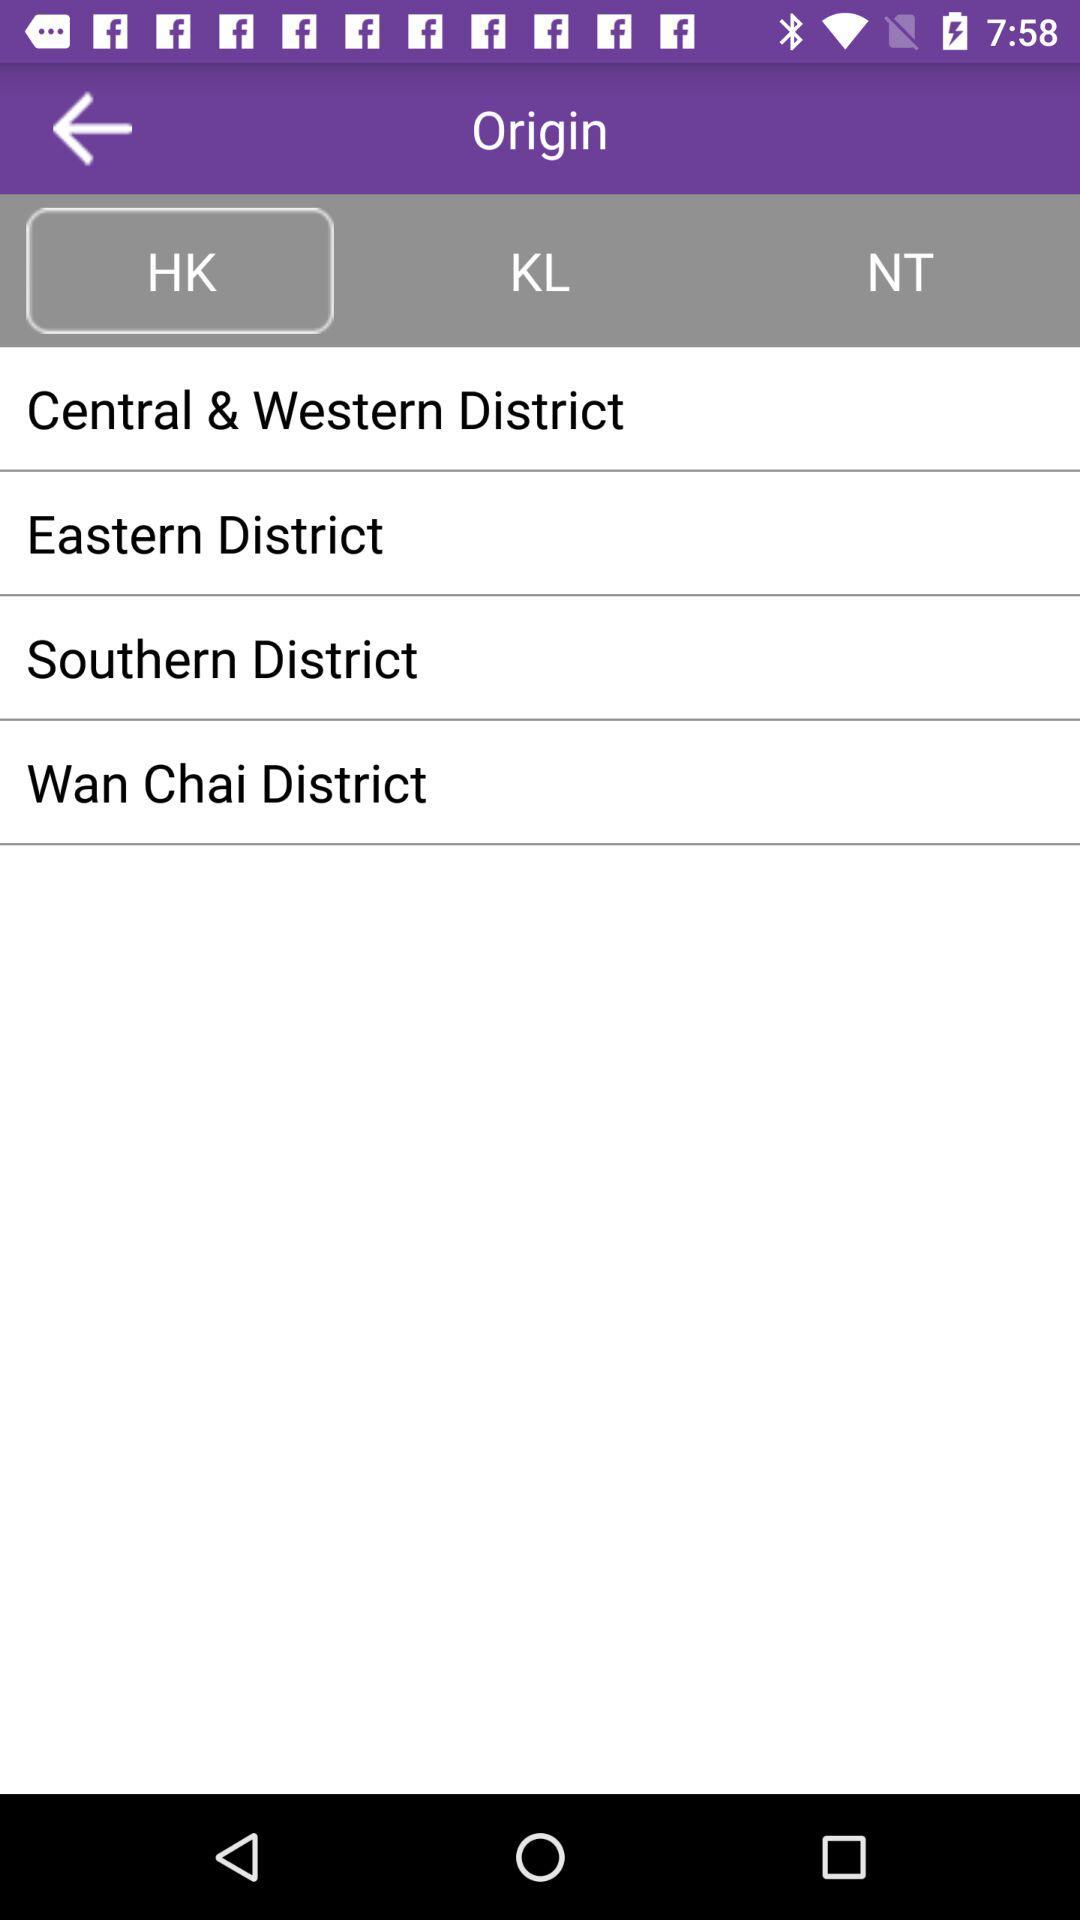 Image resolution: width=1080 pixels, height=1920 pixels. Describe the element at coordinates (540, 407) in the screenshot. I see `the central & western district app` at that location.